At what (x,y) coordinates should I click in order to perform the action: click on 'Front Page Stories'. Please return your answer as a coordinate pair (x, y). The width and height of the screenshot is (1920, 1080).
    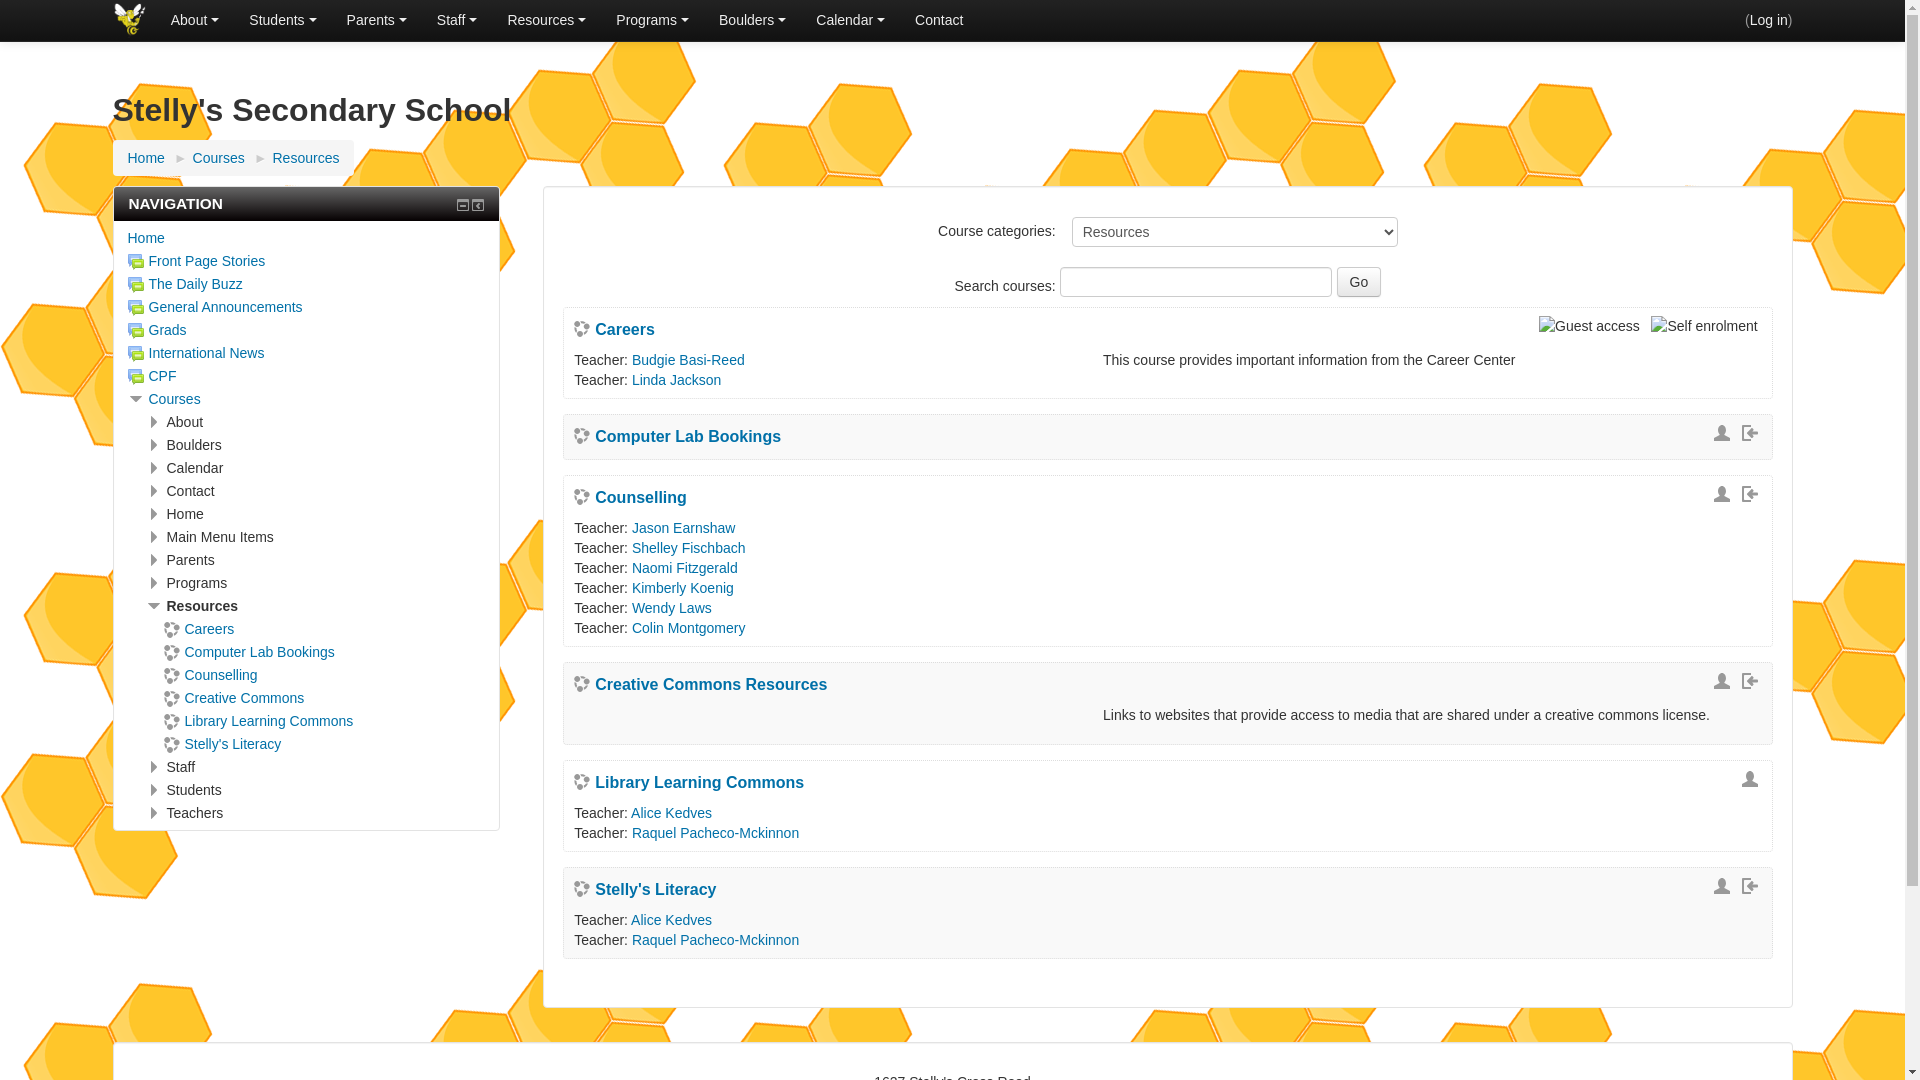
    Looking at the image, I should click on (196, 260).